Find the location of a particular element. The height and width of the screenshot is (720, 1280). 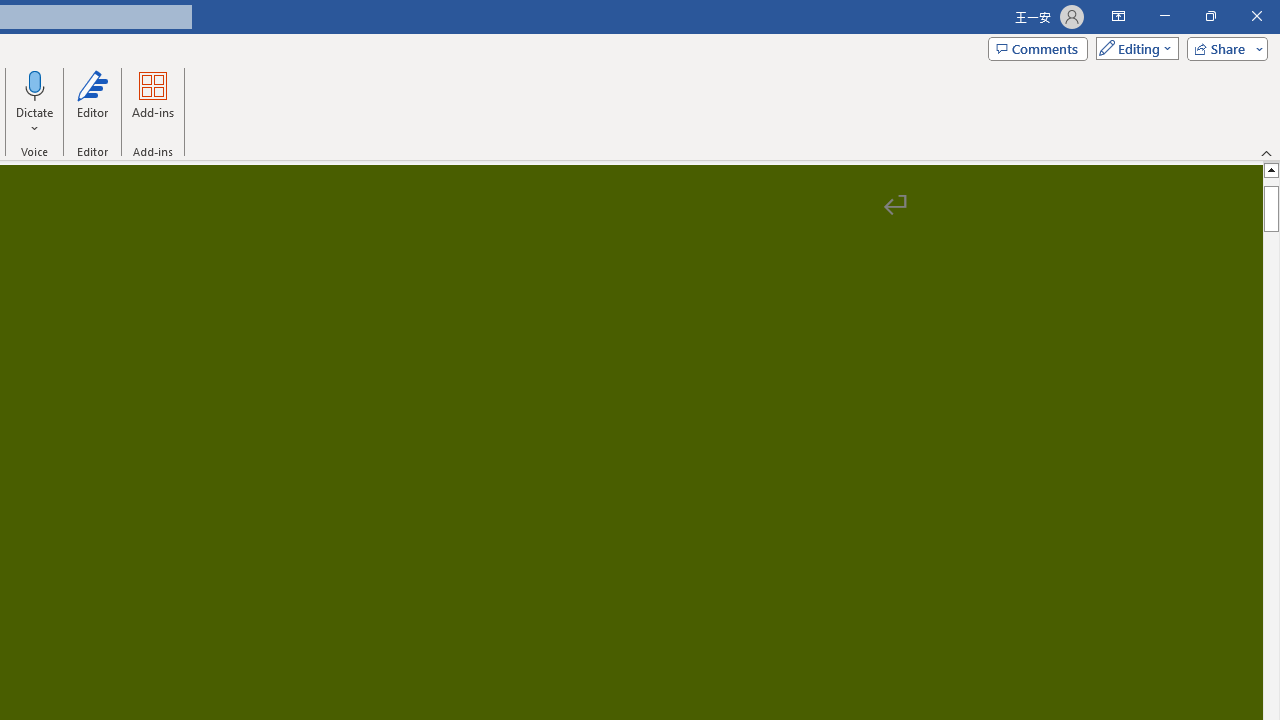

'Page up' is located at coordinates (1270, 181).